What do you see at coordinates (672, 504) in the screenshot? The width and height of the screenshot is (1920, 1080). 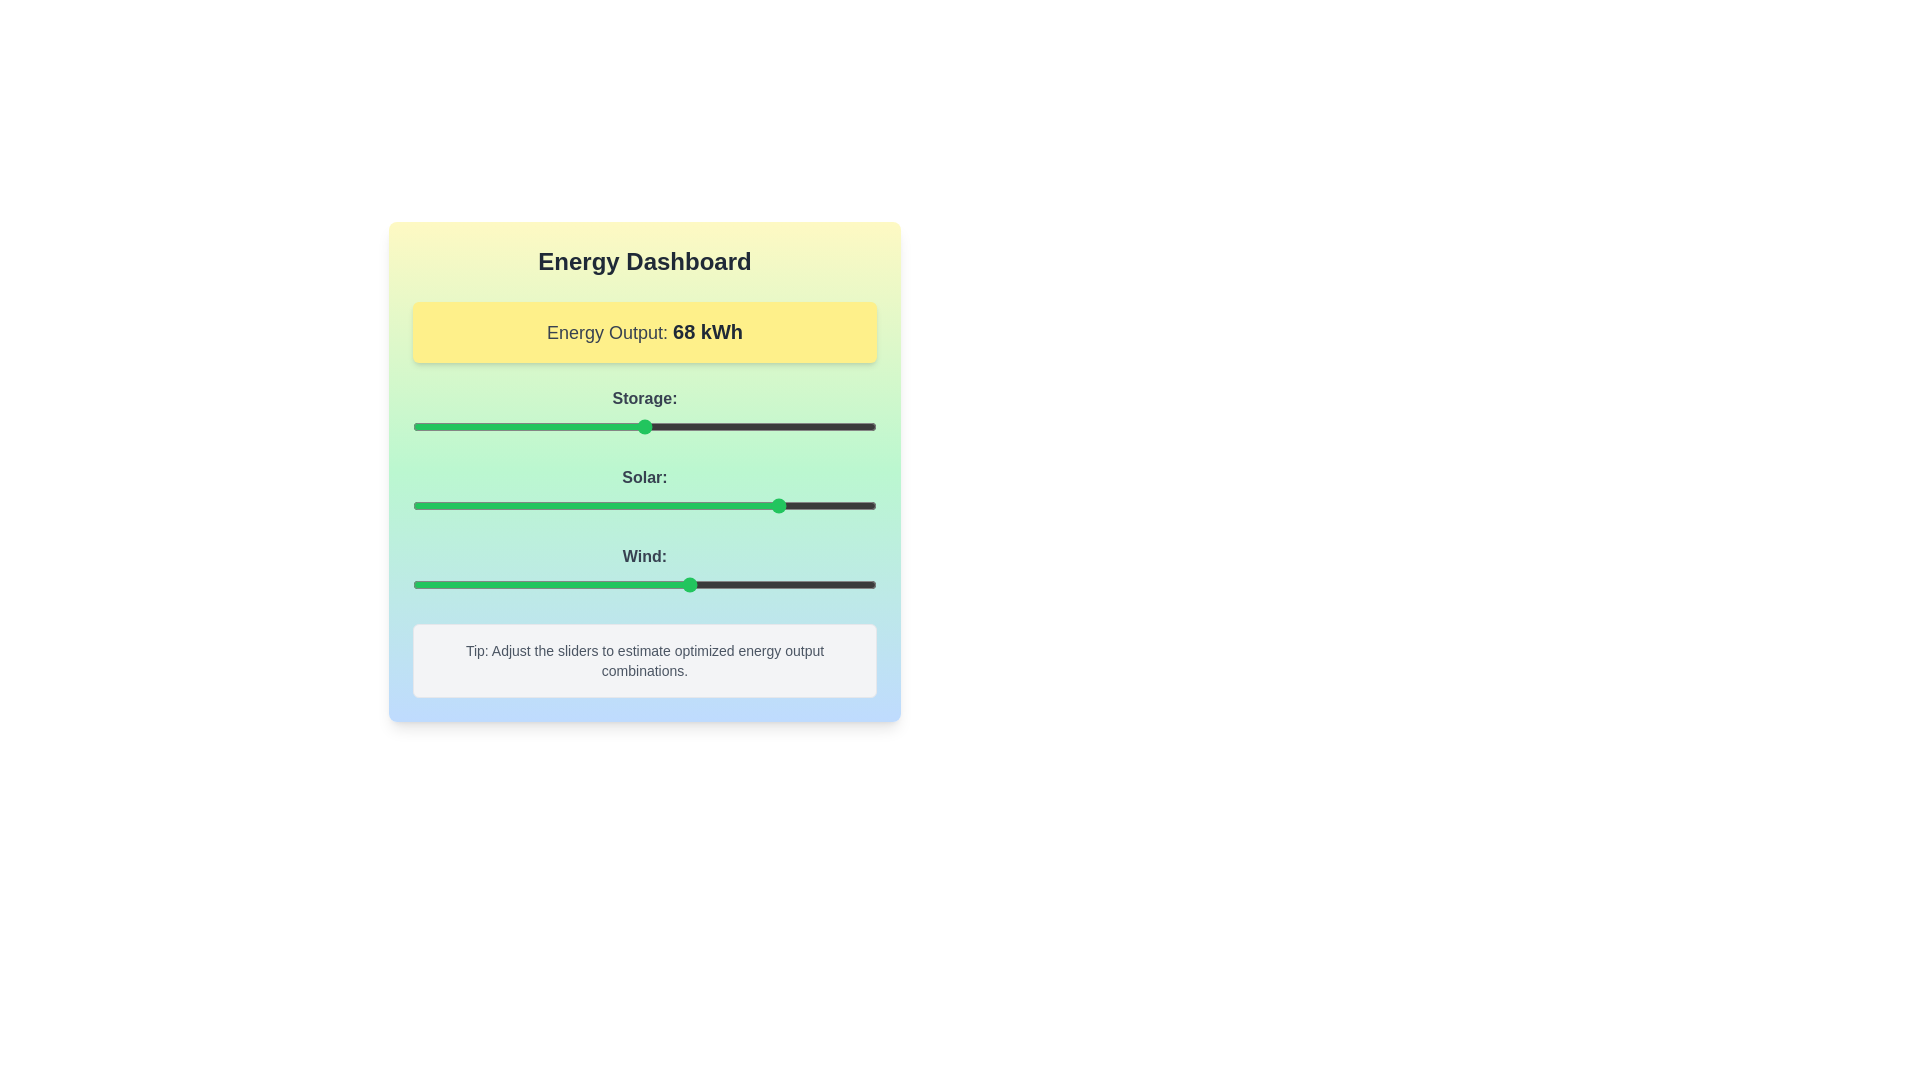 I see `the 'Solar' slider to 56%` at bounding box center [672, 504].